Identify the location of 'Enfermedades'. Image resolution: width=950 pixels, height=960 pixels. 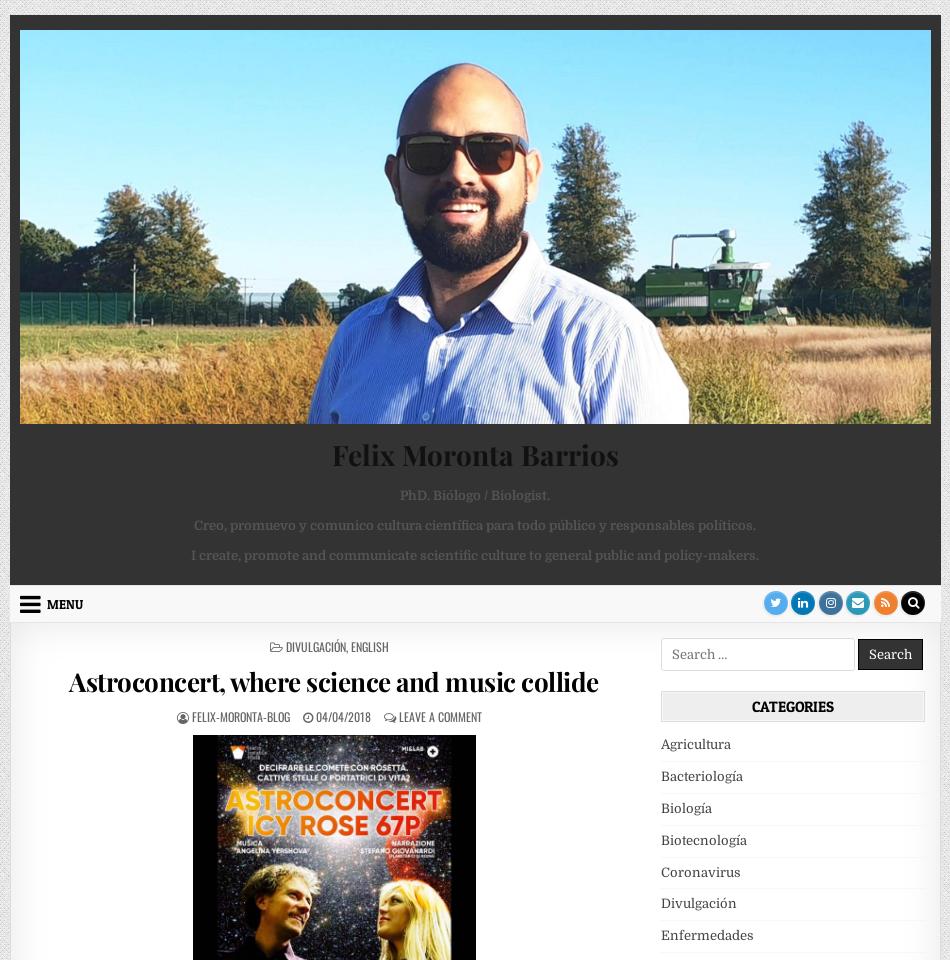
(659, 935).